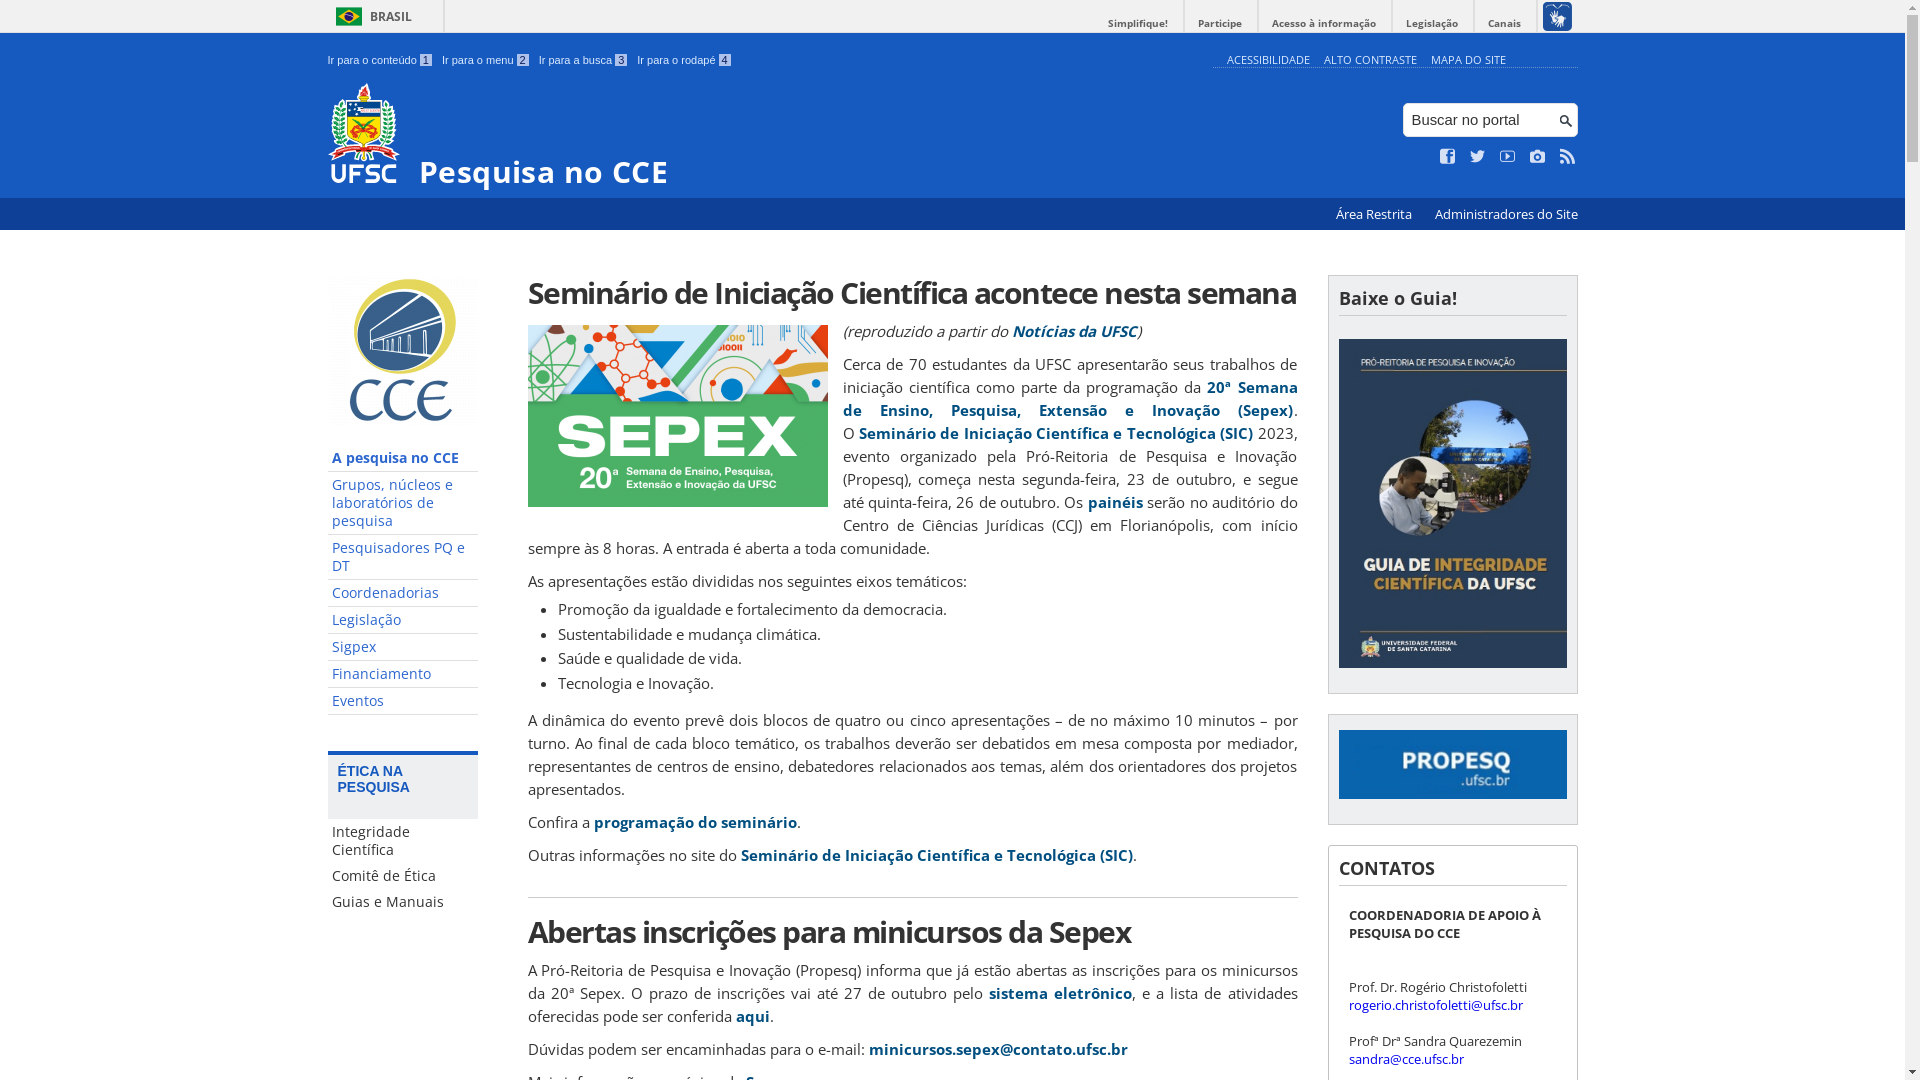 This screenshot has height=1080, width=1920. I want to click on 'ACESSIBILIDADE', so click(1224, 58).